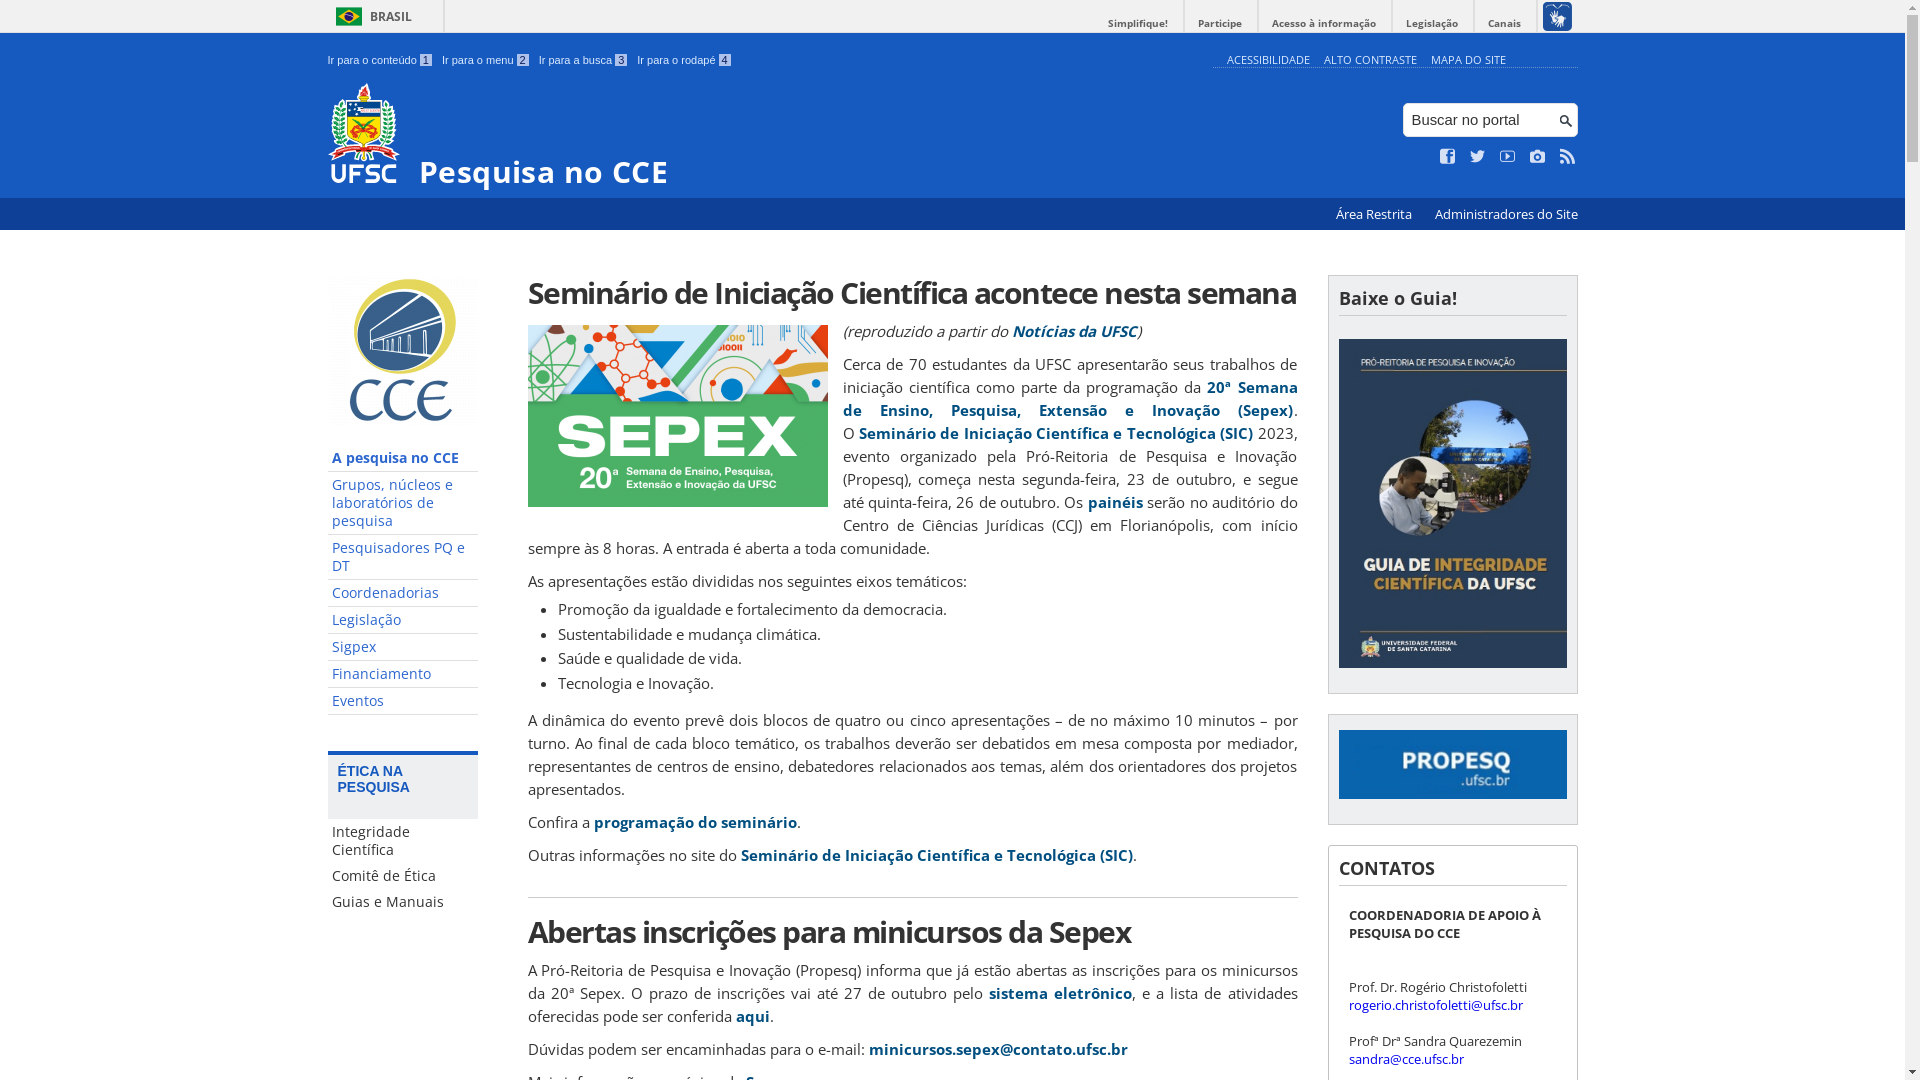 This screenshot has height=1080, width=1920. I want to click on 'ACESSIBILIDADE', so click(1224, 58).